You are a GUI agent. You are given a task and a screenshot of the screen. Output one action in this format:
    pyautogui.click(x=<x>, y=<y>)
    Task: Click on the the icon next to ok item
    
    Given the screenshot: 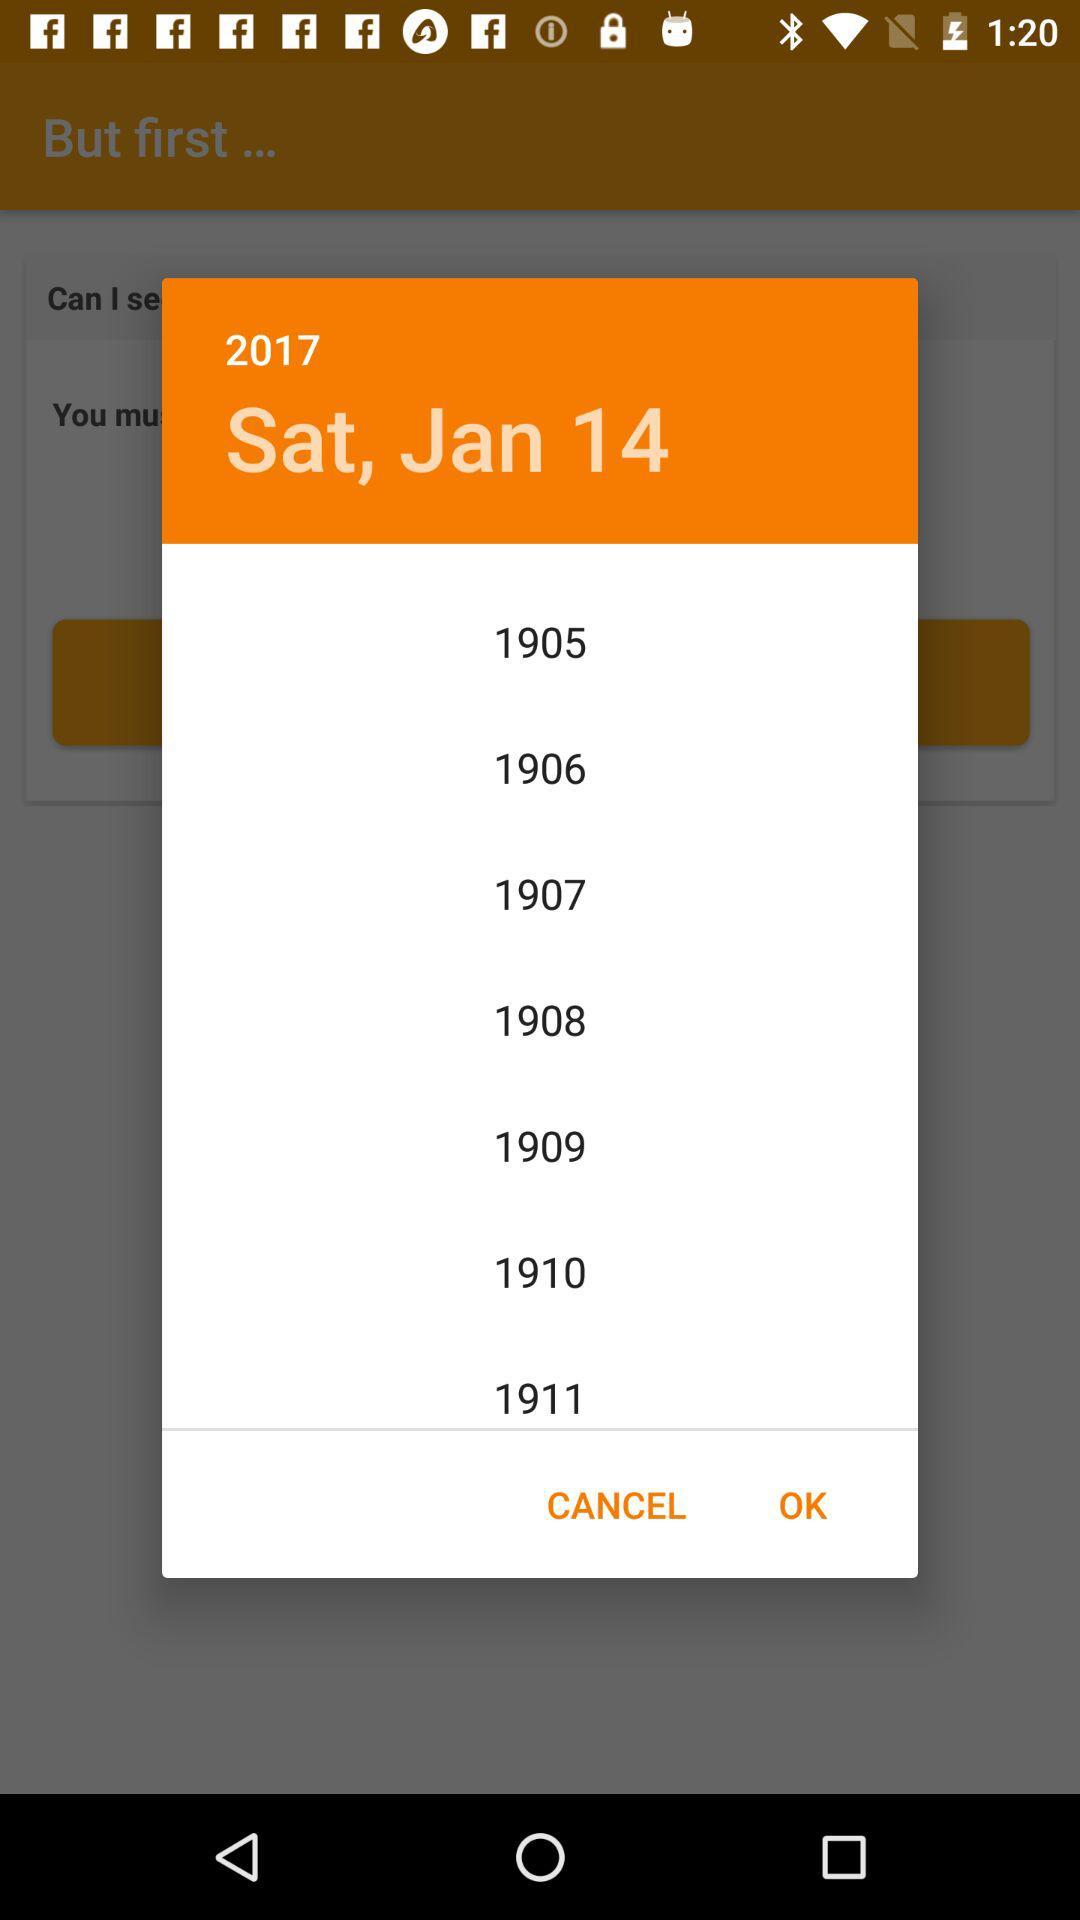 What is the action you would take?
    pyautogui.click(x=615, y=1504)
    